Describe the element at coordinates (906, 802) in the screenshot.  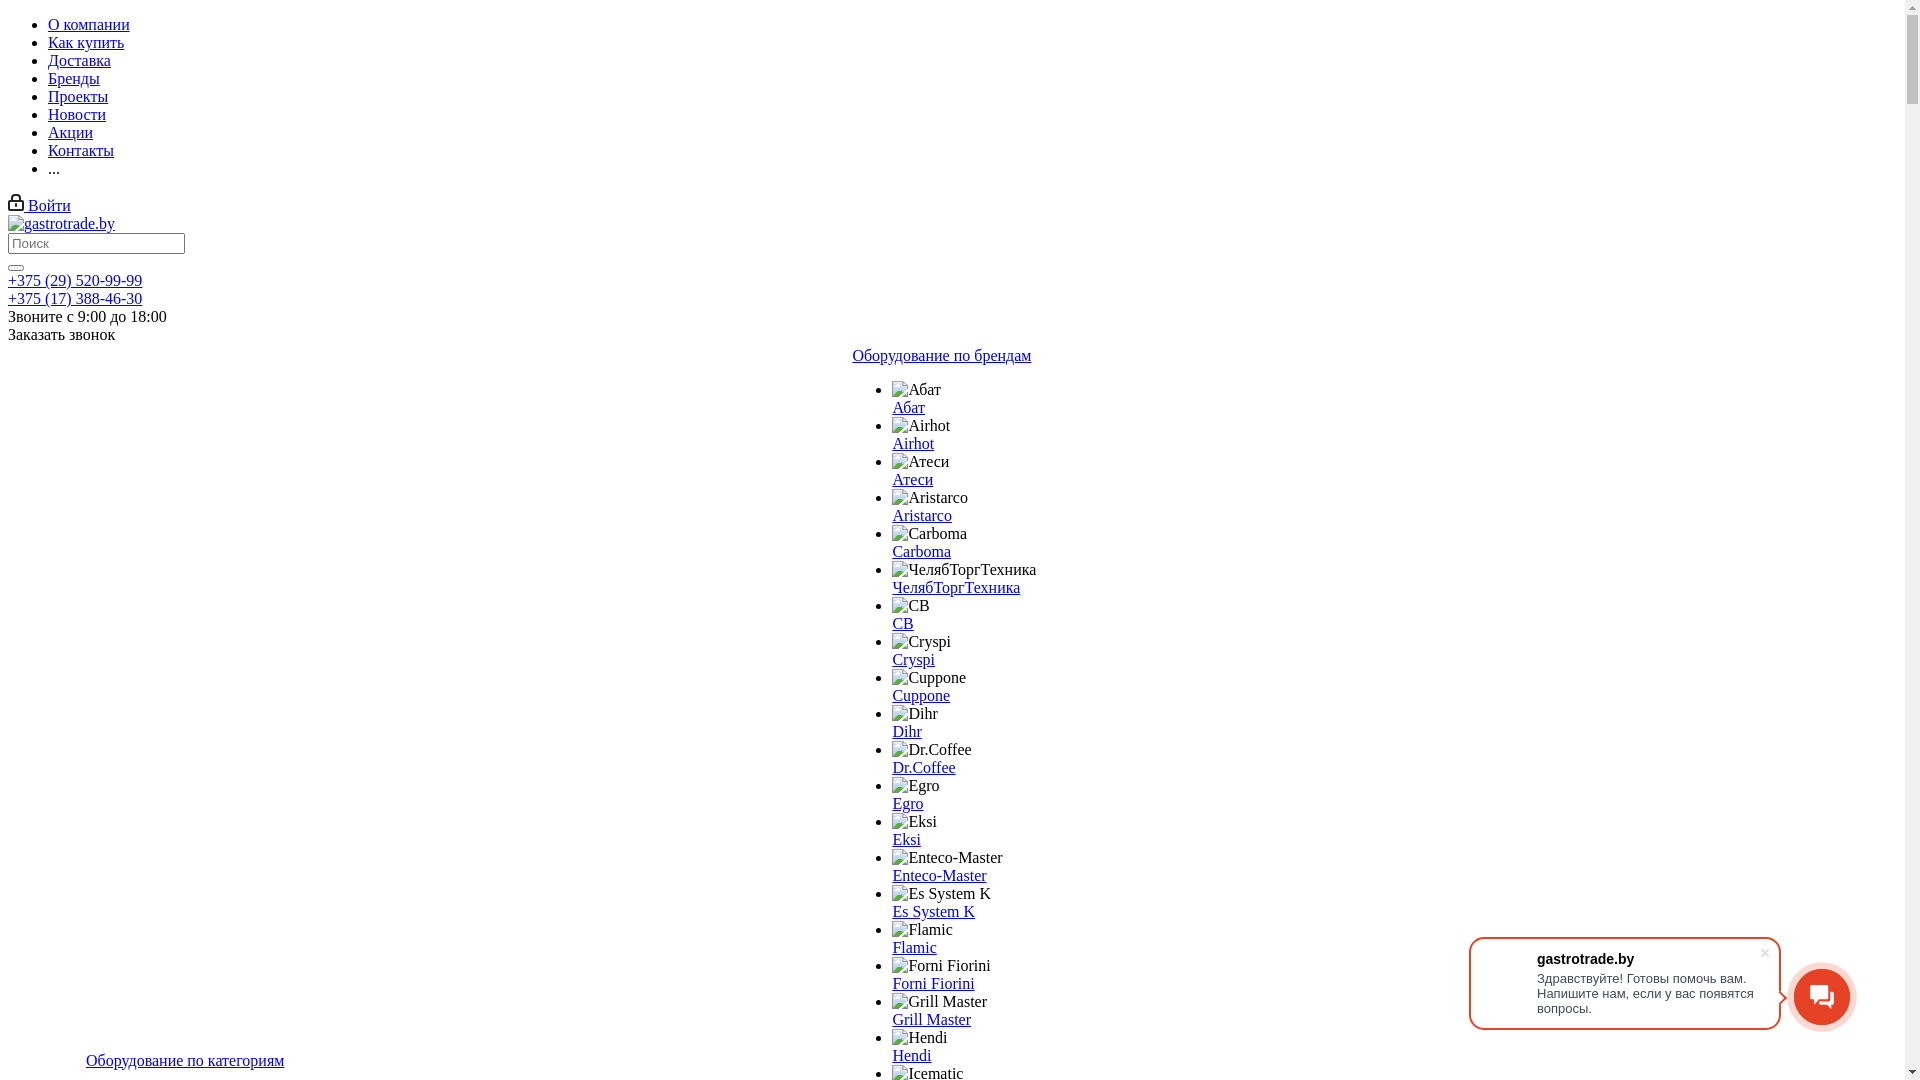
I see `'Egro'` at that location.